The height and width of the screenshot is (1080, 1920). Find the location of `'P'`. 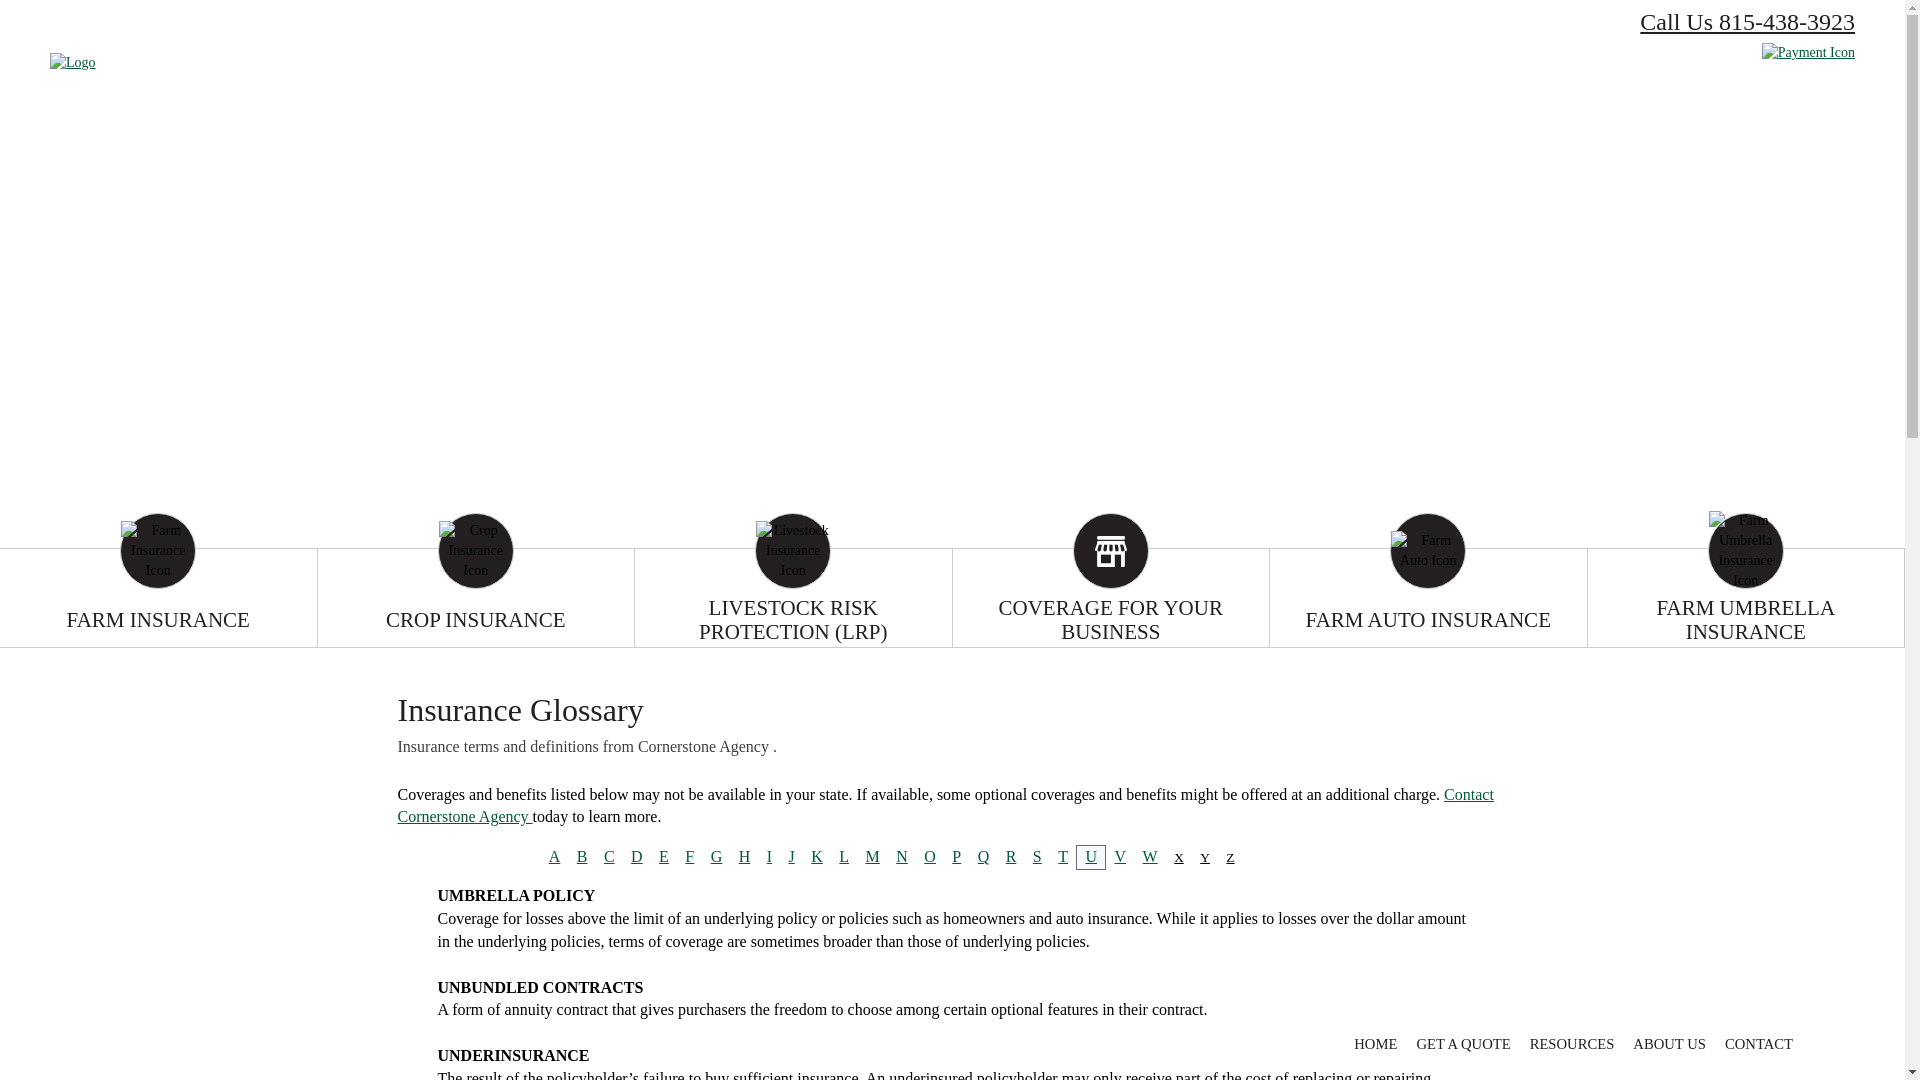

'P' is located at coordinates (955, 855).